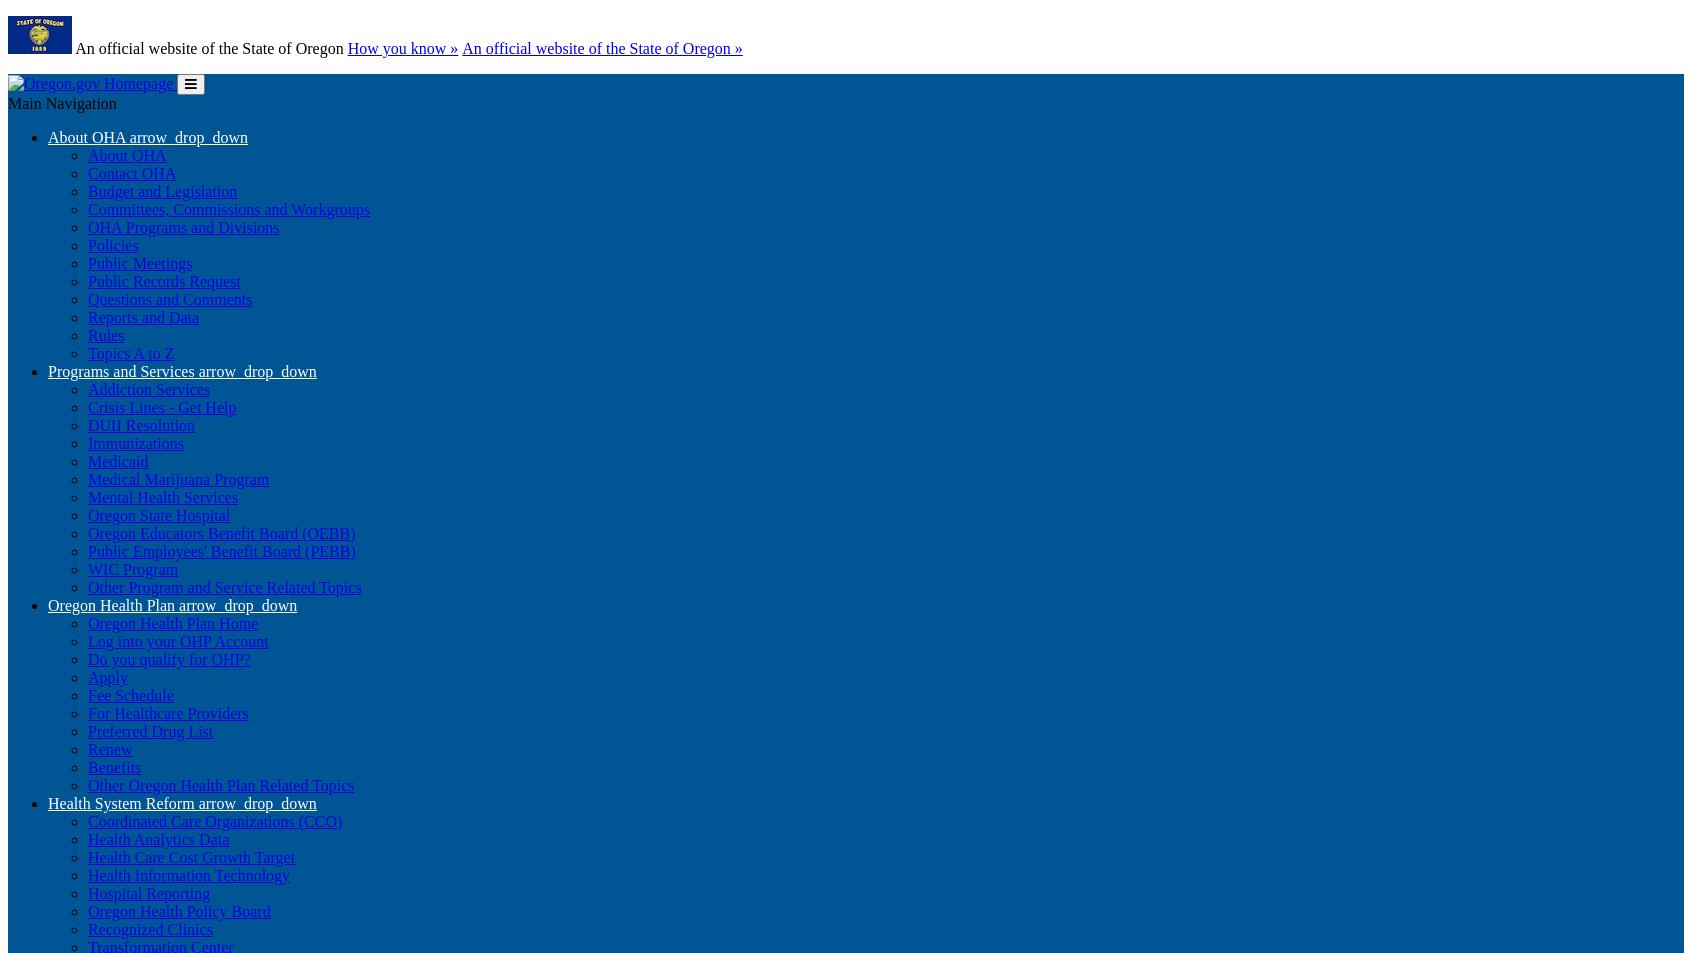 This screenshot has height=953, width=1692. I want to click on 'Medical Marijuana Program', so click(87, 479).